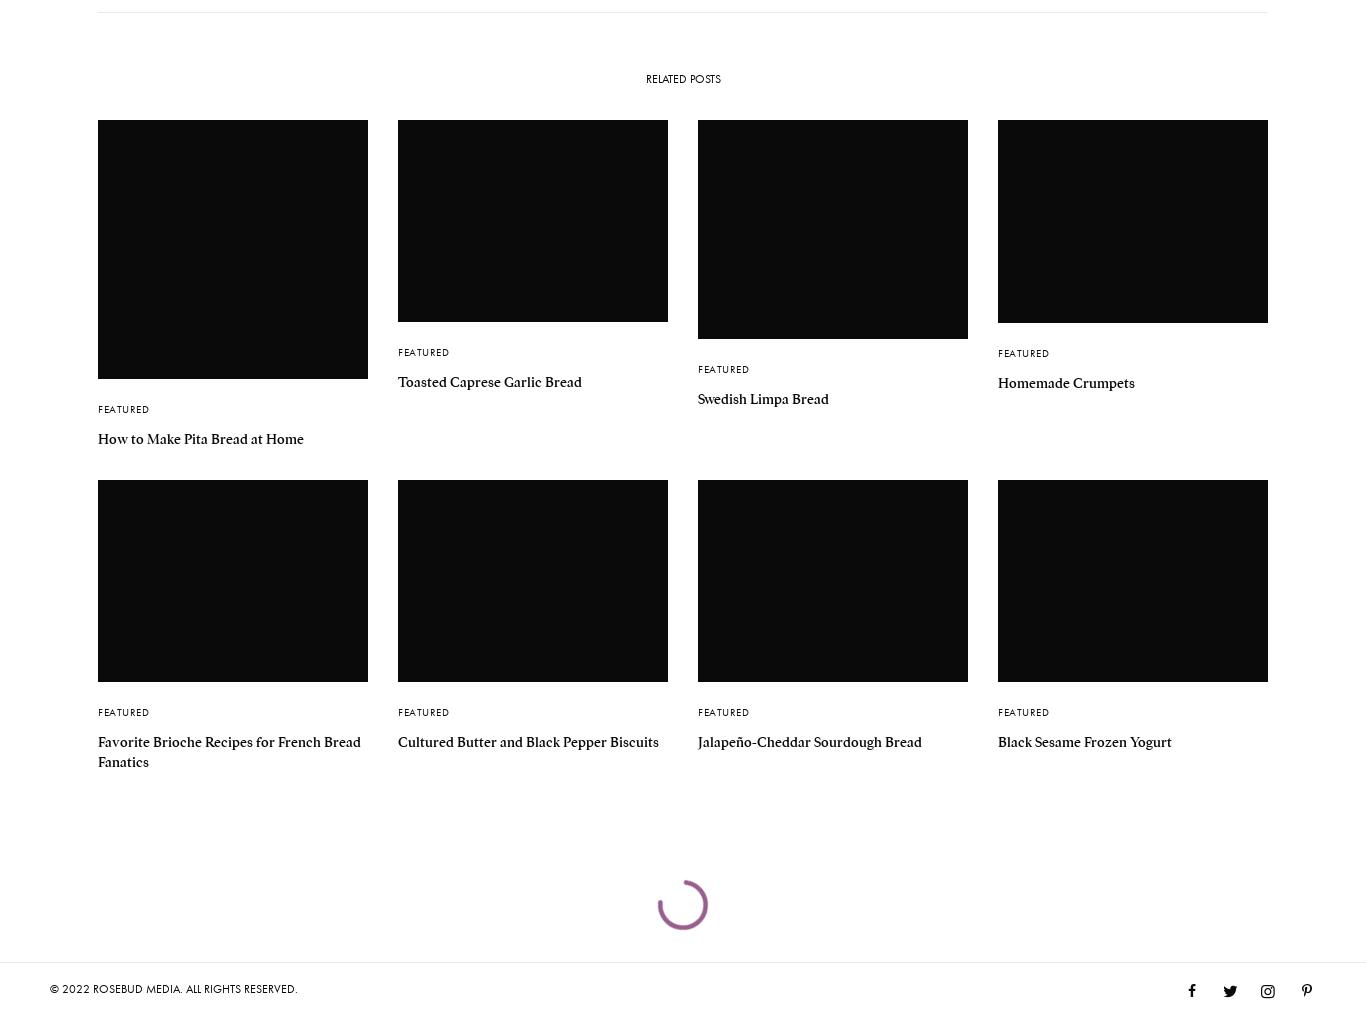  What do you see at coordinates (698, 739) in the screenshot?
I see `'Jalapeño-Cheddar Sourdough Bread'` at bounding box center [698, 739].